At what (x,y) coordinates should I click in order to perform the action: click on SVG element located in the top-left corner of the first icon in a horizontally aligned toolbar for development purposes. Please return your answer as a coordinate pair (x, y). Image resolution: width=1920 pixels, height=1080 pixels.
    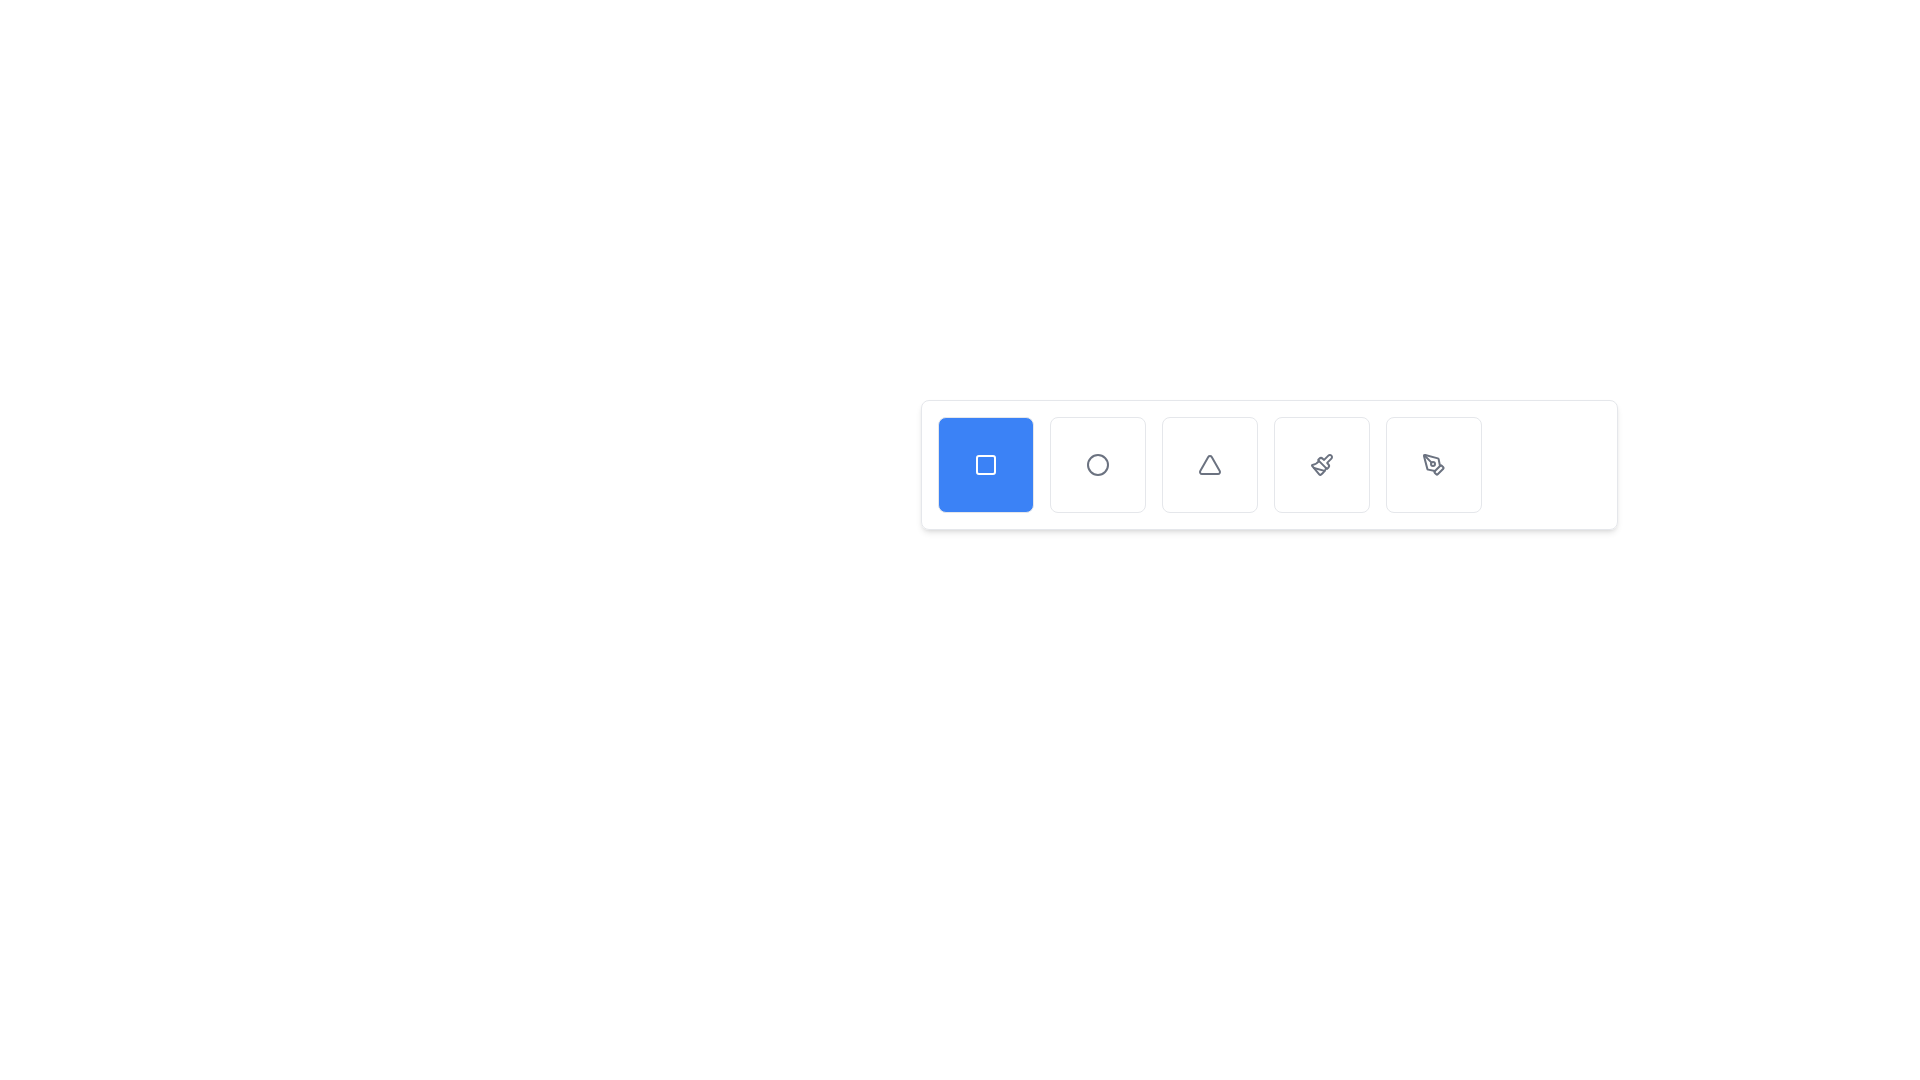
    Looking at the image, I should click on (985, 465).